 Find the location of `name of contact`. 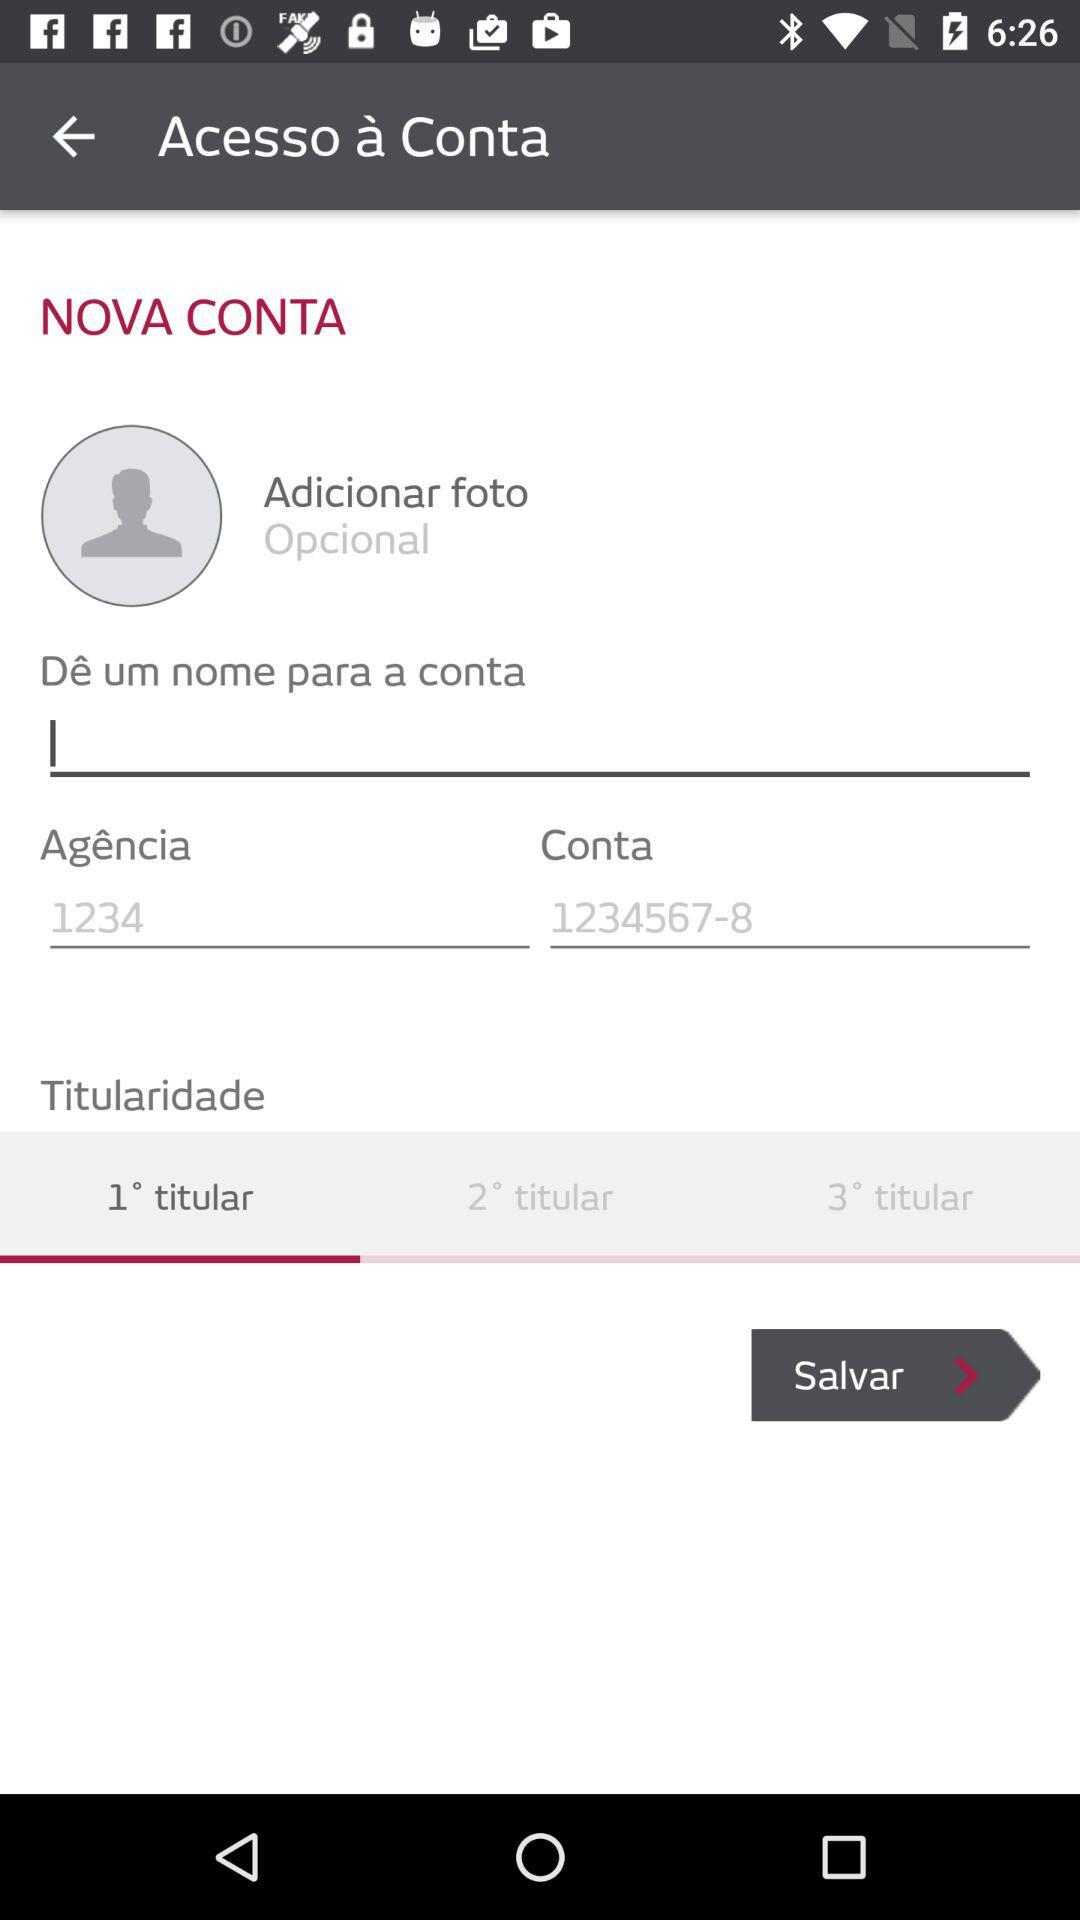

name of contact is located at coordinates (540, 743).